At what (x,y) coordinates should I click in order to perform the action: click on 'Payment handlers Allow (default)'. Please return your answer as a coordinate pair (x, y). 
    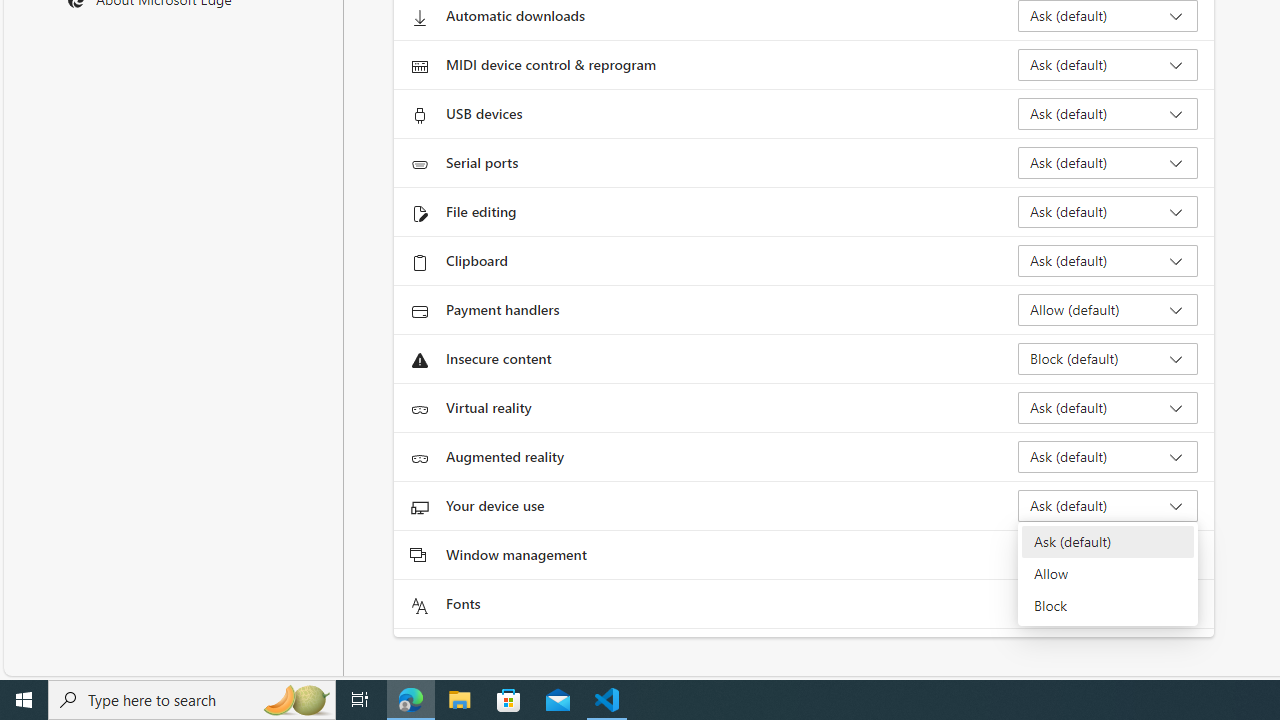
    Looking at the image, I should click on (1106, 309).